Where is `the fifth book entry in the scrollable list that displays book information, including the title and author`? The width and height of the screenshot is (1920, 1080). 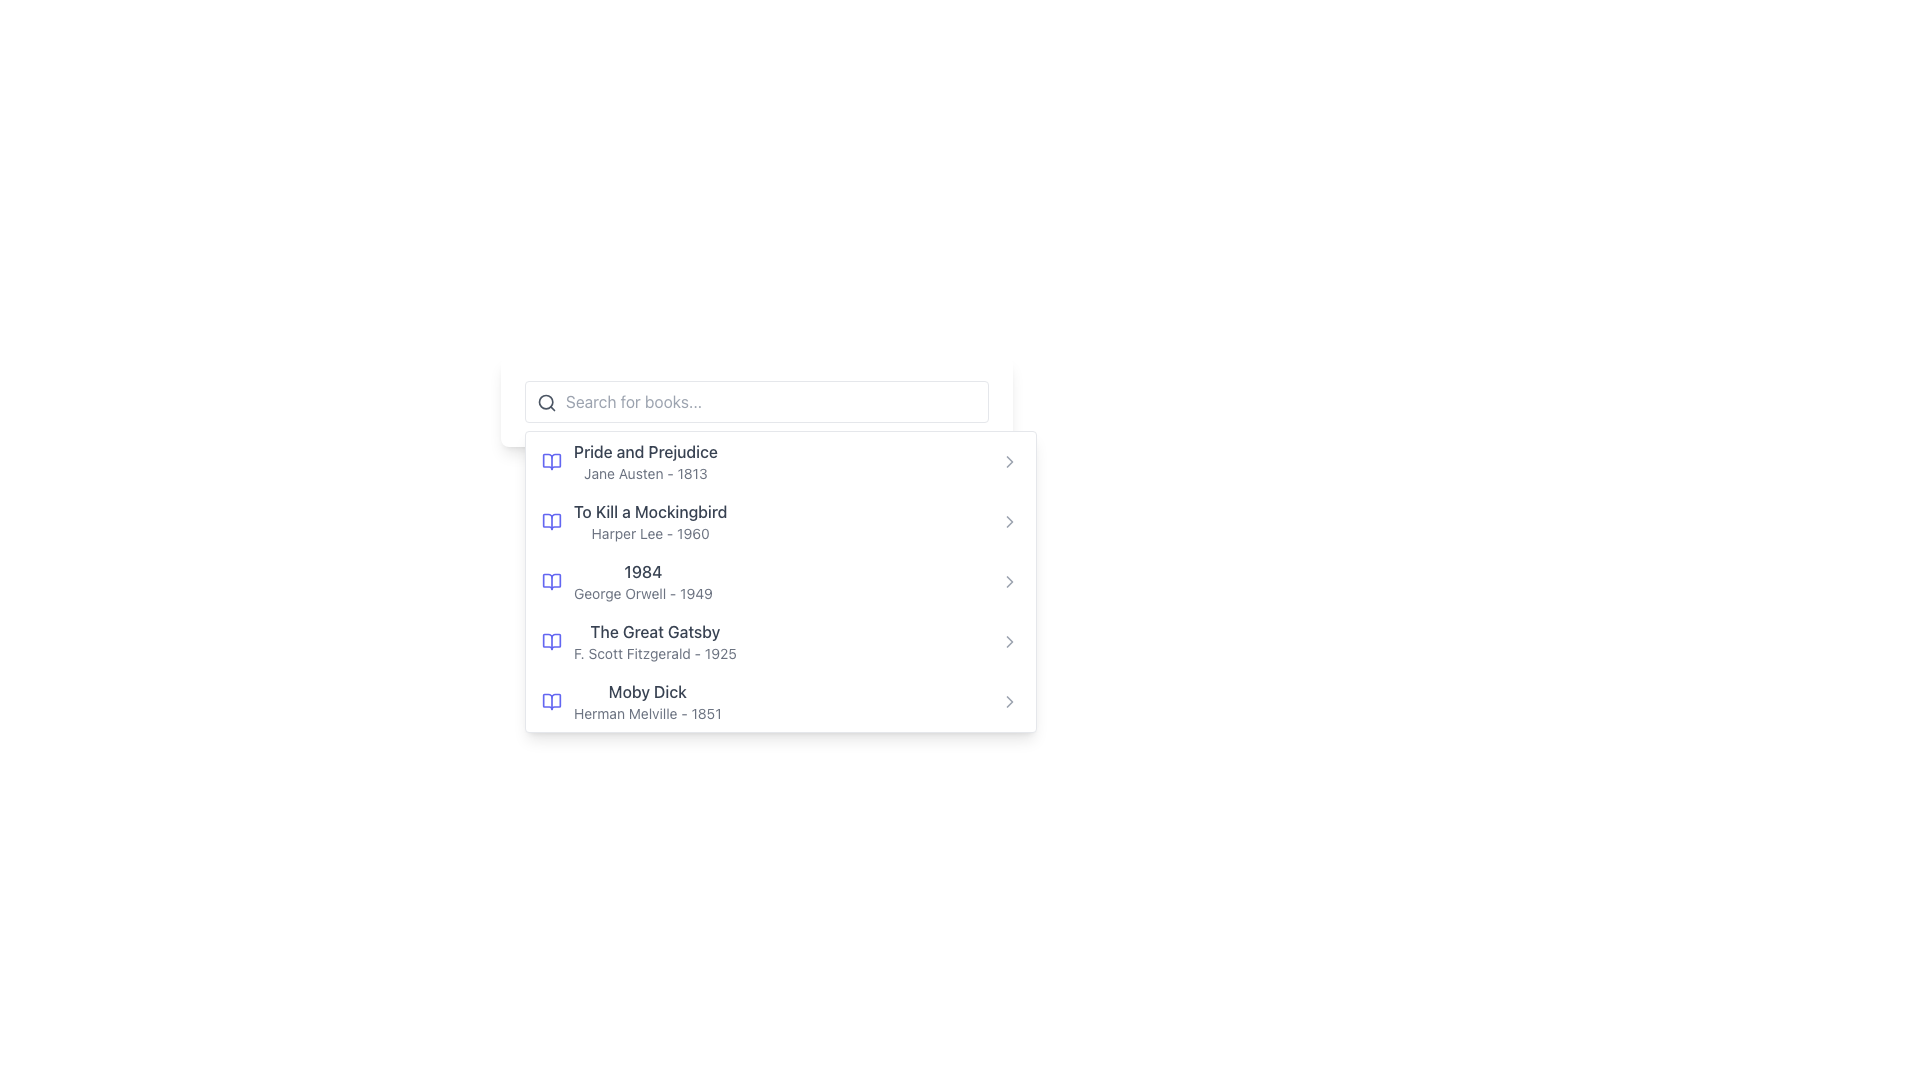
the fifth book entry in the scrollable list that displays book information, including the title and author is located at coordinates (647, 701).